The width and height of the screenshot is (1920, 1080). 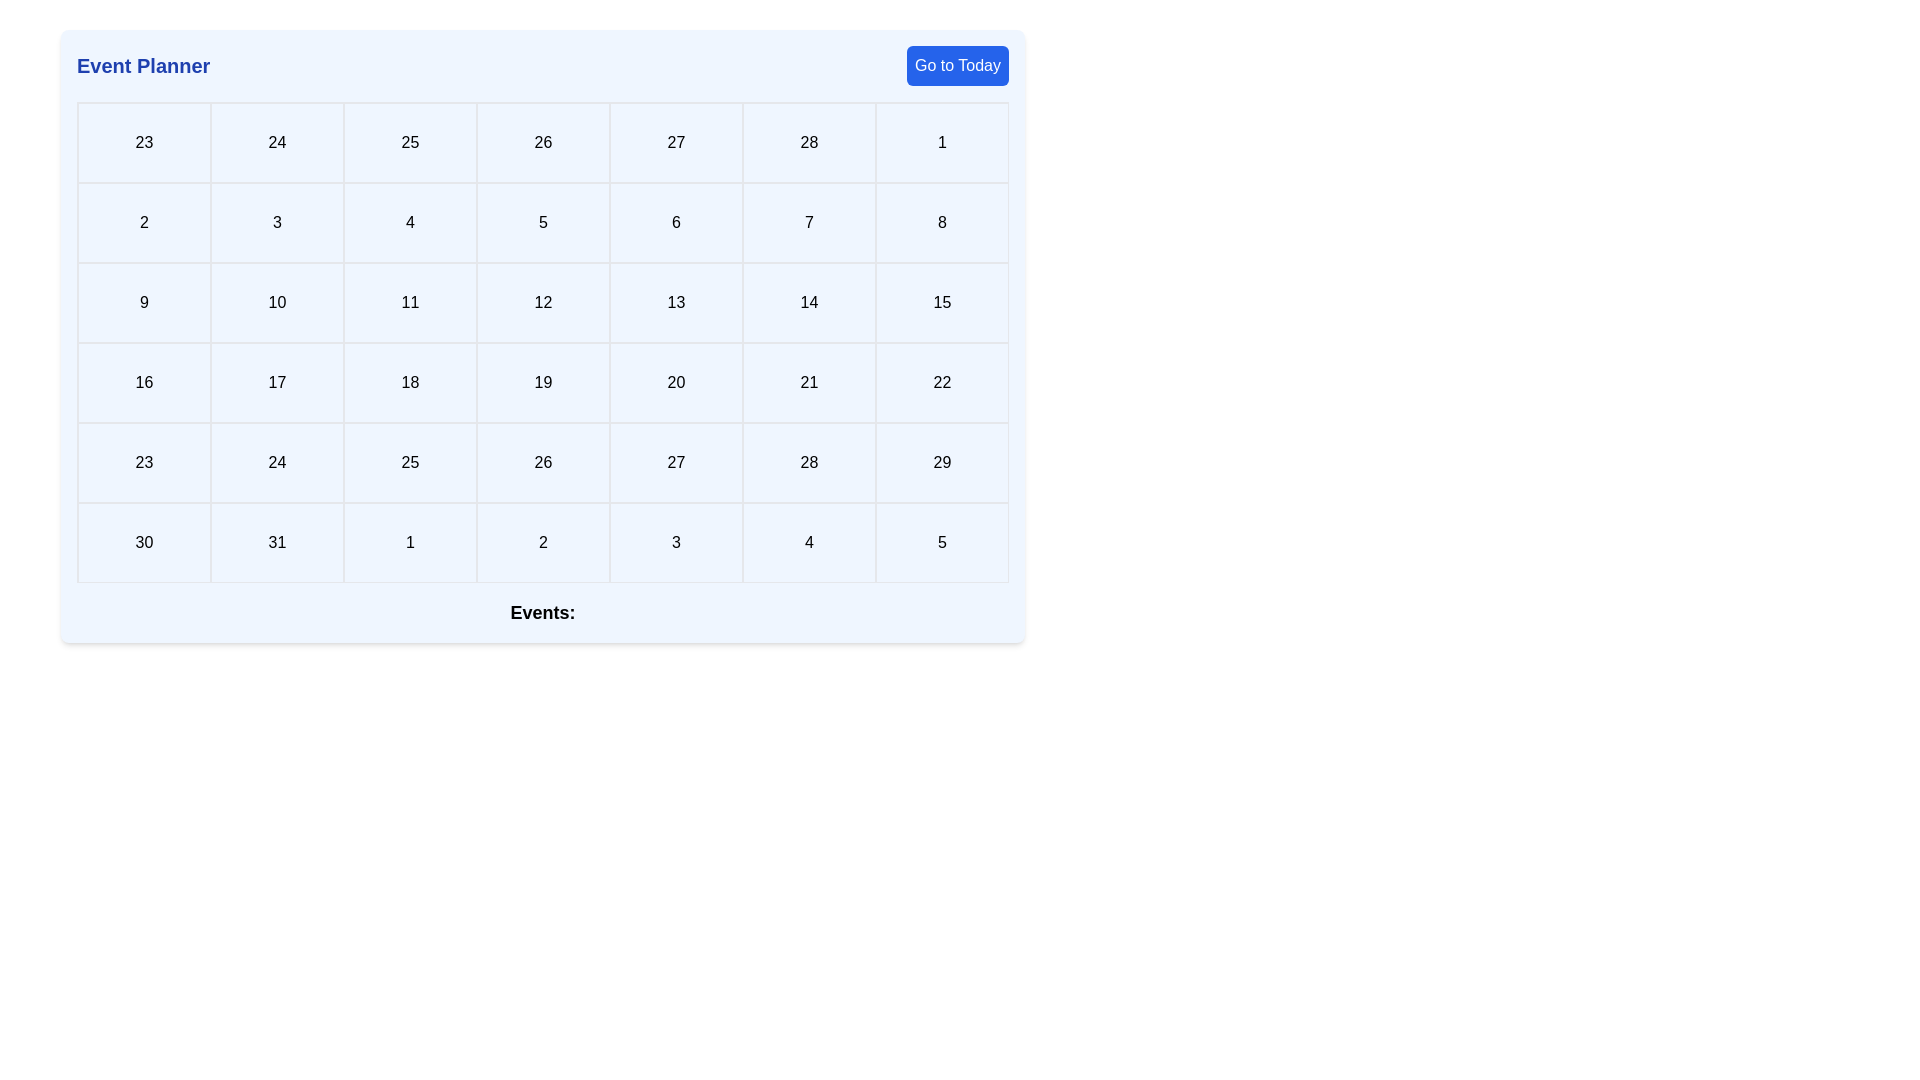 I want to click on the calendar cell containing the text '7', which is located in the second row and seventh column of the calendar grid, so click(x=809, y=223).